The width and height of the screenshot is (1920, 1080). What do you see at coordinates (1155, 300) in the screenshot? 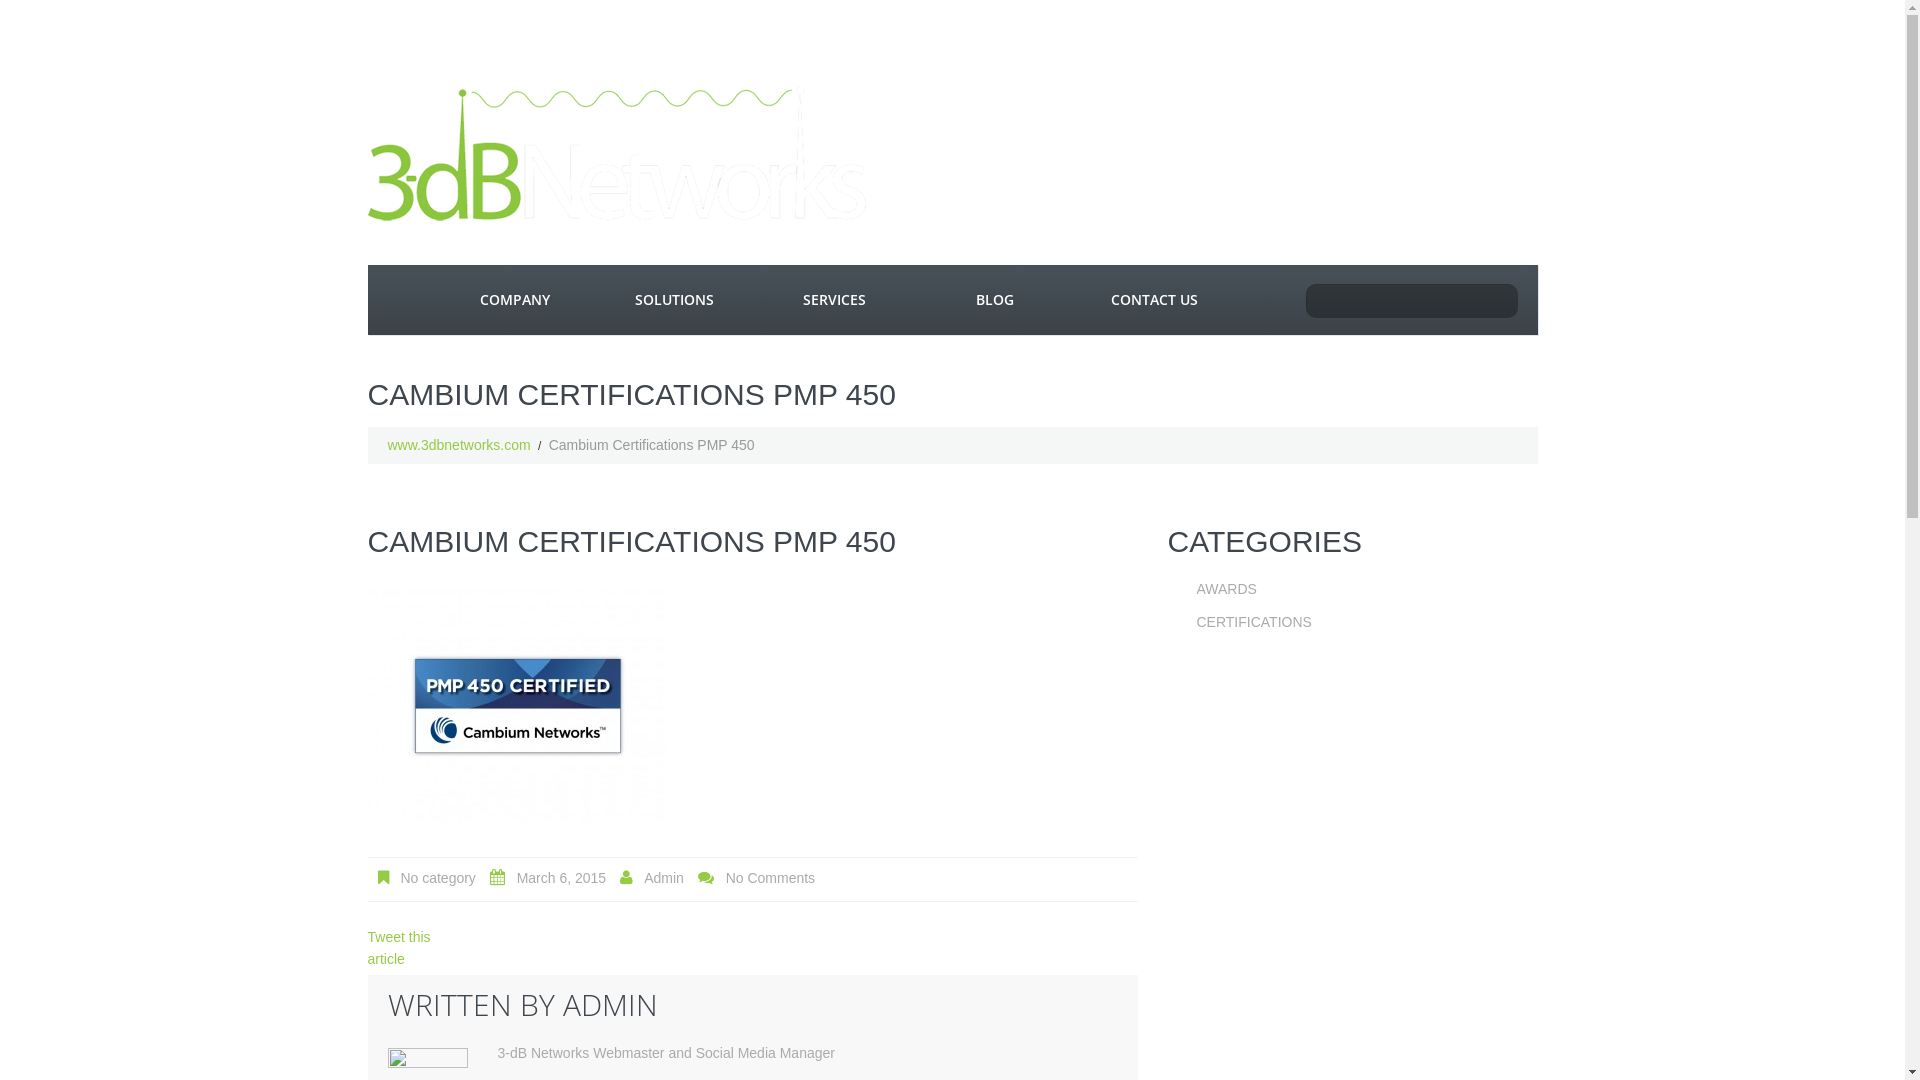
I see `'CONTACT US'` at bounding box center [1155, 300].